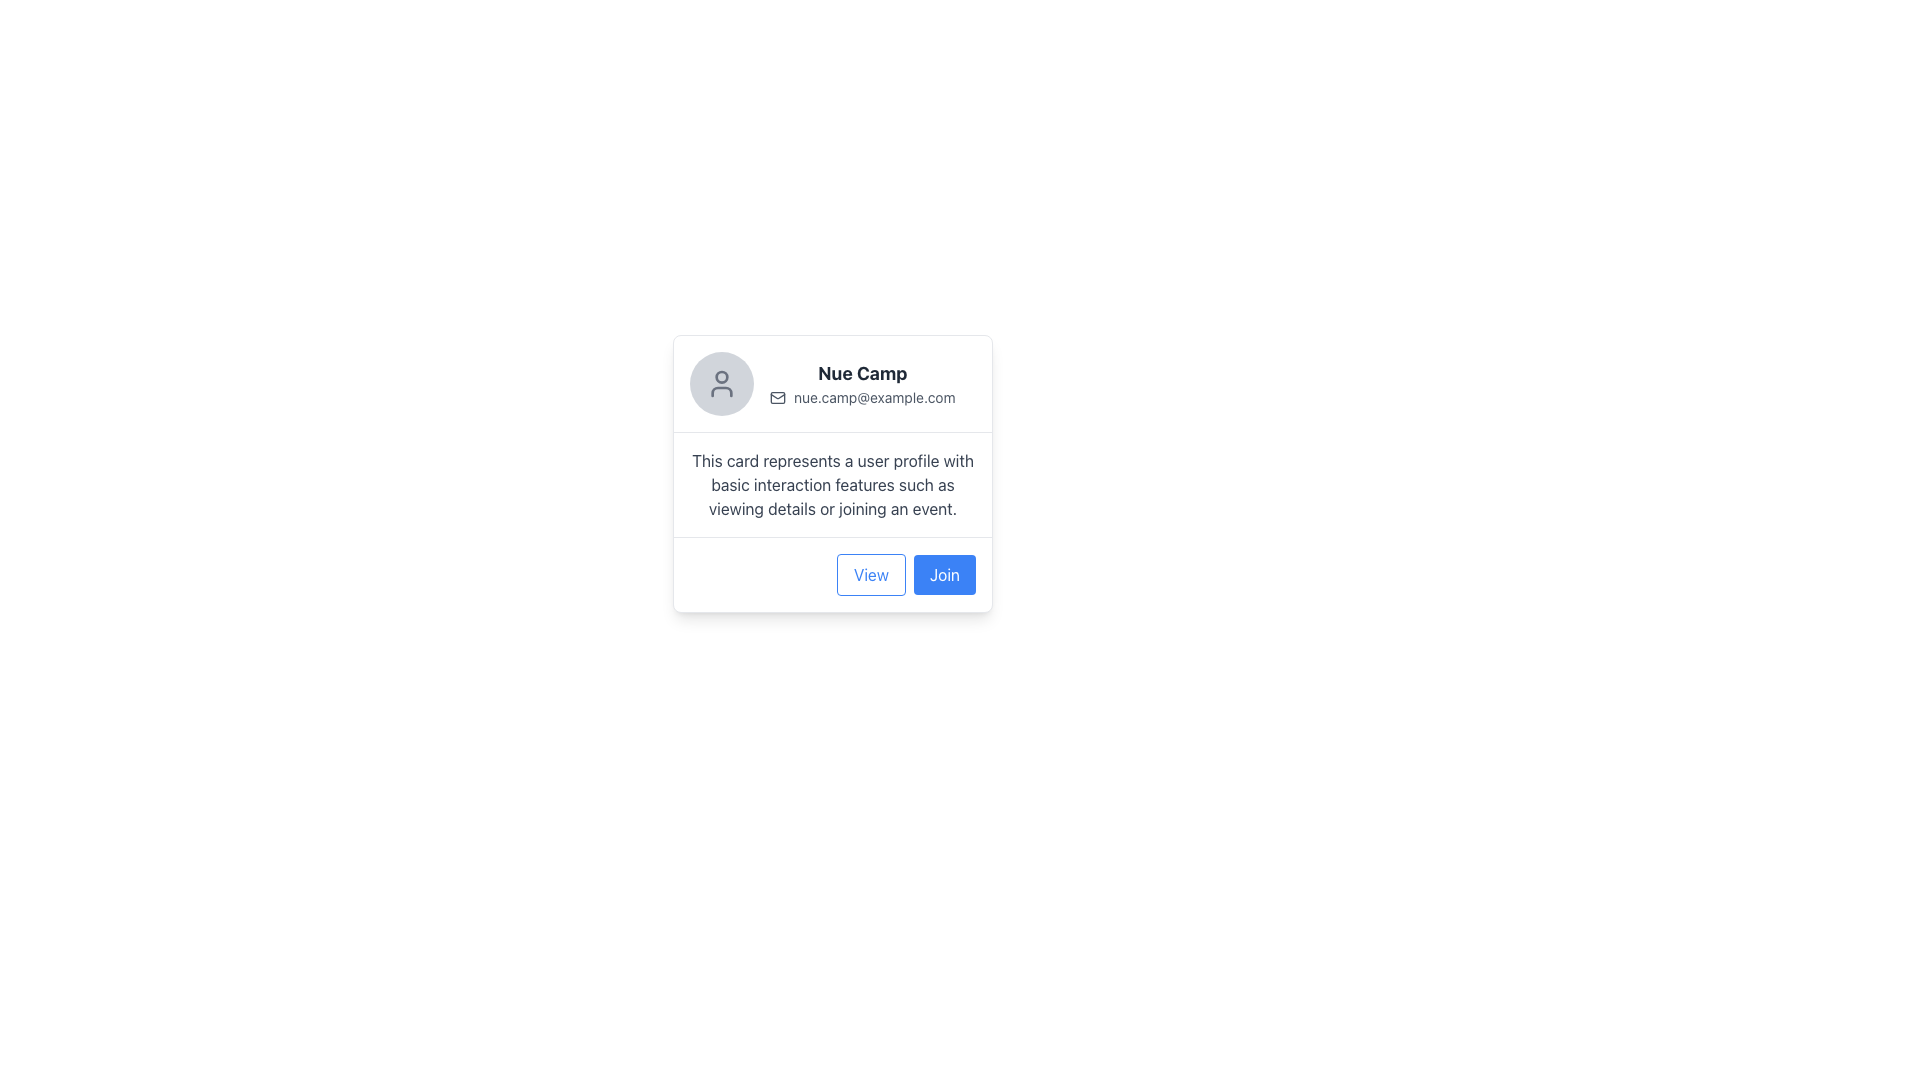 Image resolution: width=1920 pixels, height=1080 pixels. I want to click on the static text displaying the email address 'nue.camp@example.com', which is styled with a small font size and gray color, positioned to the right of the envelope icon, so click(862, 397).